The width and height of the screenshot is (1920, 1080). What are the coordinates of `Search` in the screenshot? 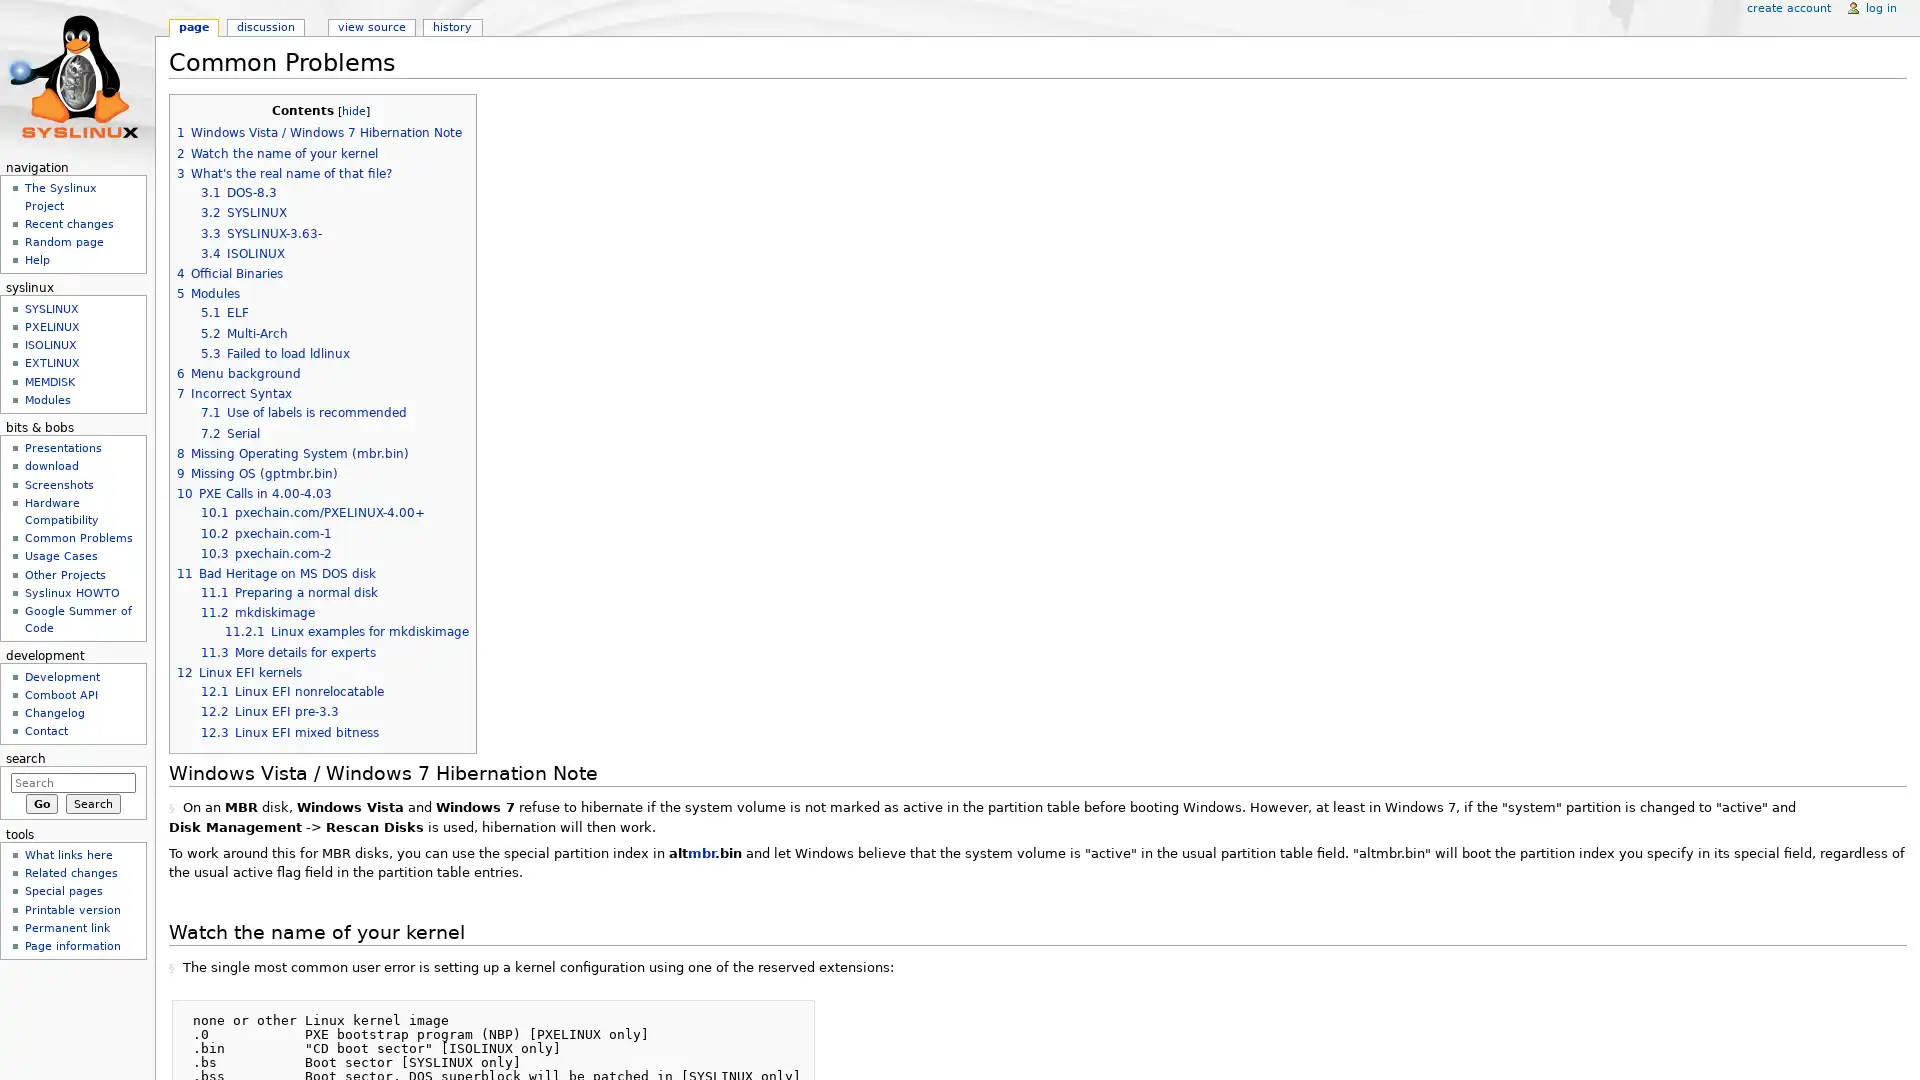 It's located at (92, 802).